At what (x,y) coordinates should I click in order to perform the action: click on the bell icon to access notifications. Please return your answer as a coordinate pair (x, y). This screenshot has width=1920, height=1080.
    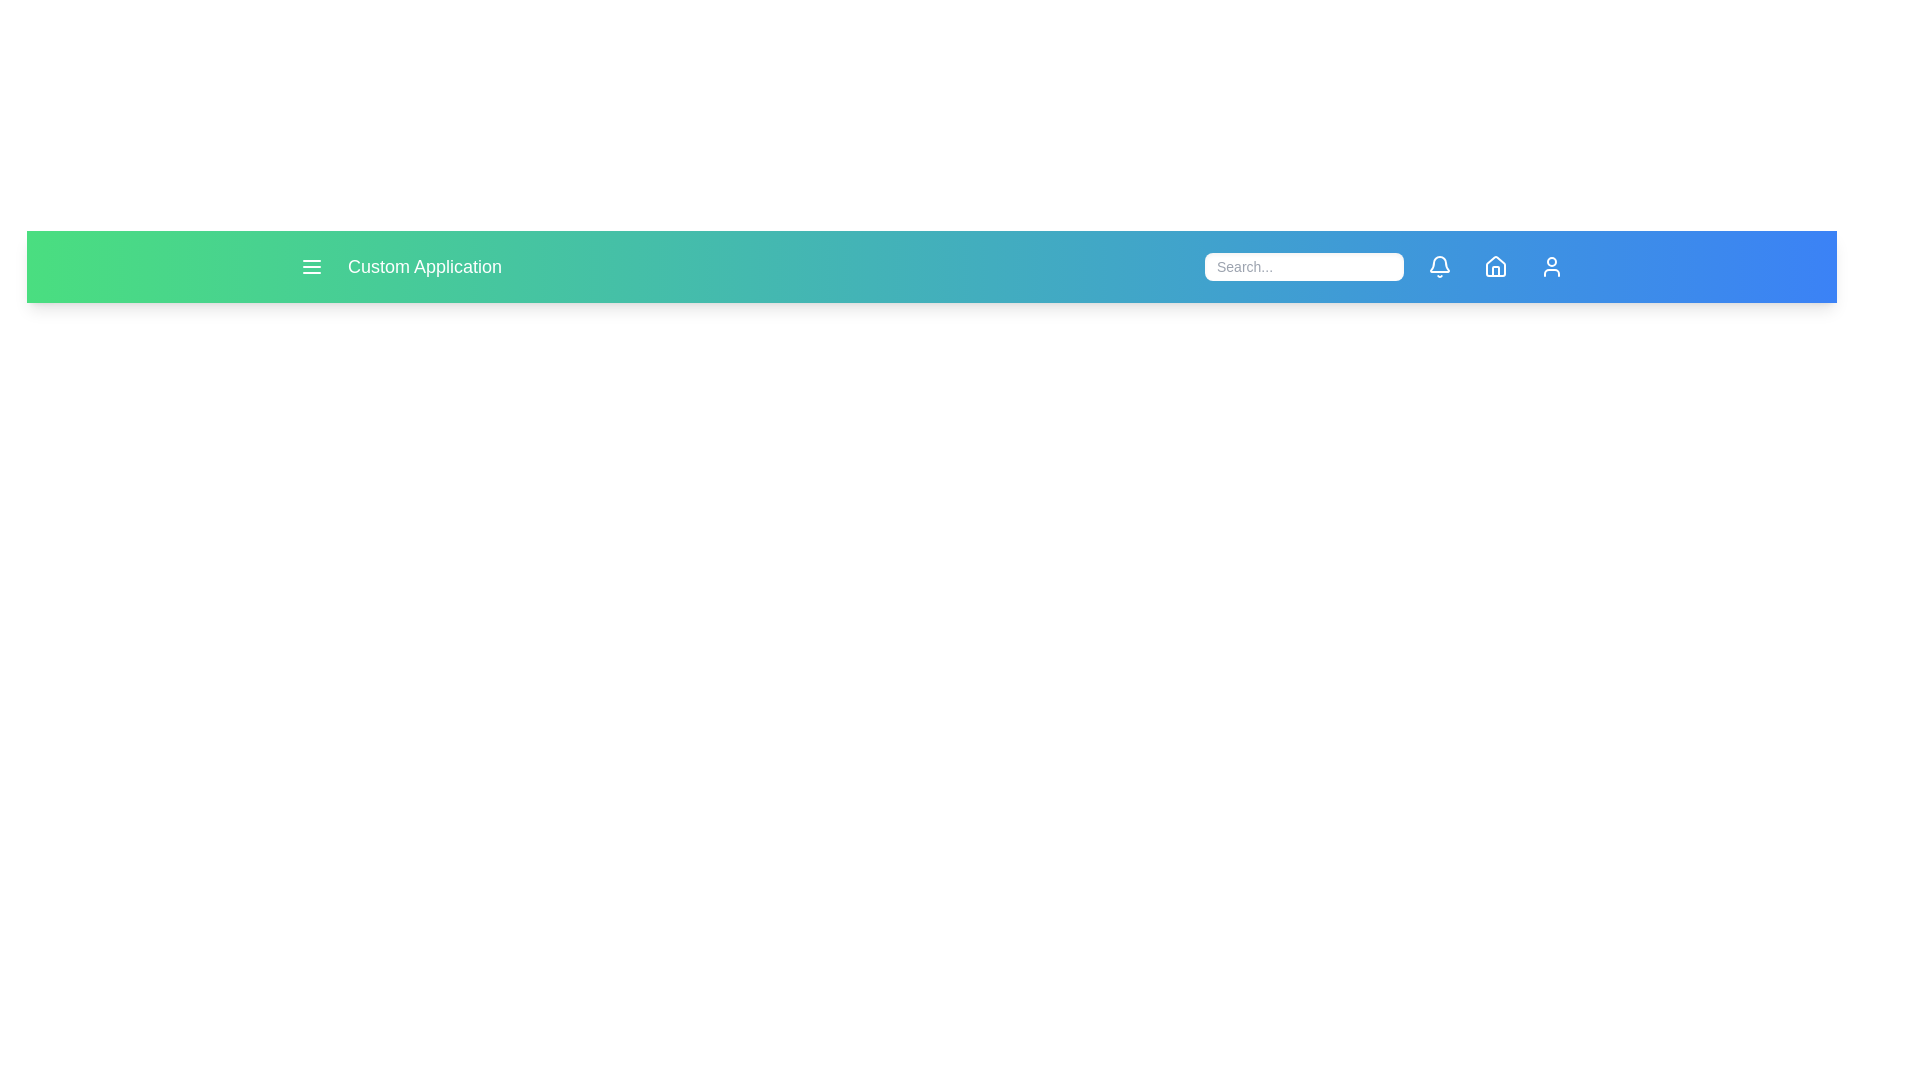
    Looking at the image, I should click on (1440, 265).